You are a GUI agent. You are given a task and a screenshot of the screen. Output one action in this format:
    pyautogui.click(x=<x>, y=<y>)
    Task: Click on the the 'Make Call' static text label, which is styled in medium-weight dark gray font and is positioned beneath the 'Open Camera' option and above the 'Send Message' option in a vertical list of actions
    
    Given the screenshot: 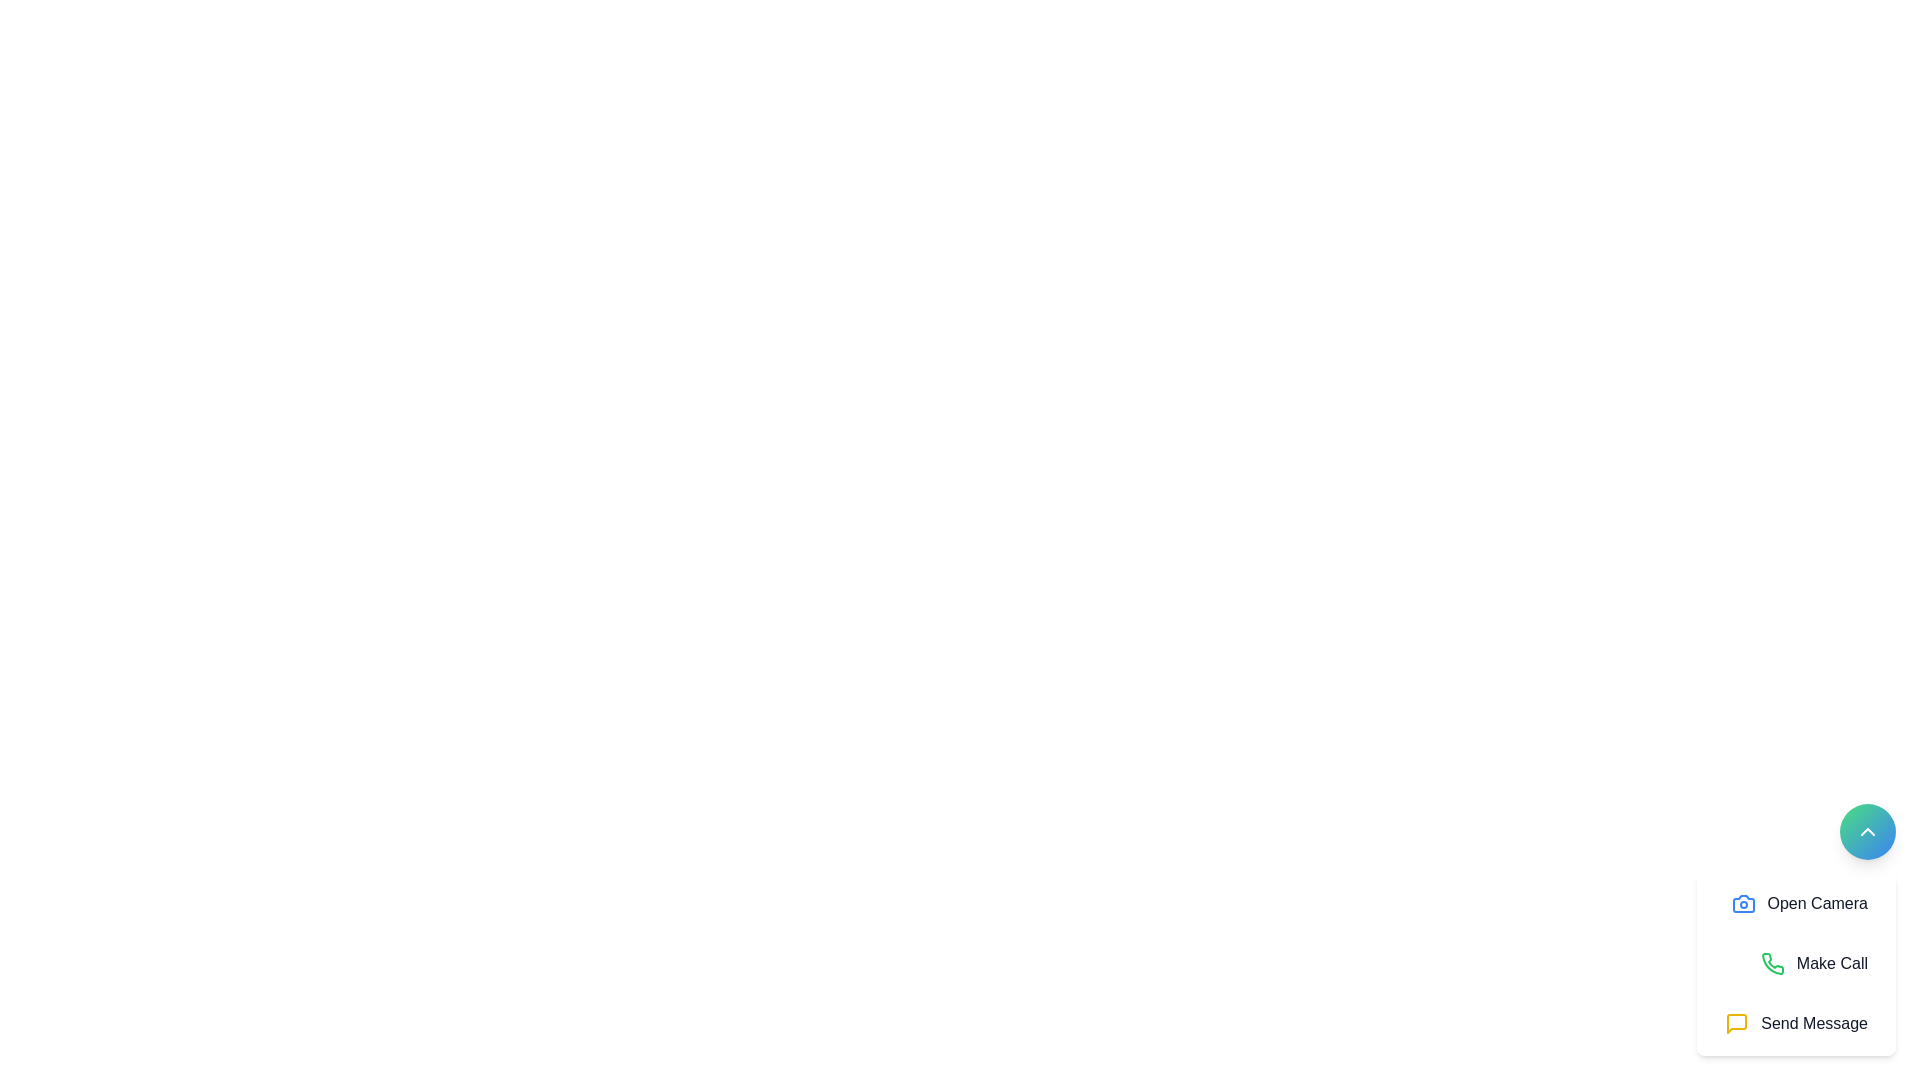 What is the action you would take?
    pyautogui.click(x=1832, y=963)
    